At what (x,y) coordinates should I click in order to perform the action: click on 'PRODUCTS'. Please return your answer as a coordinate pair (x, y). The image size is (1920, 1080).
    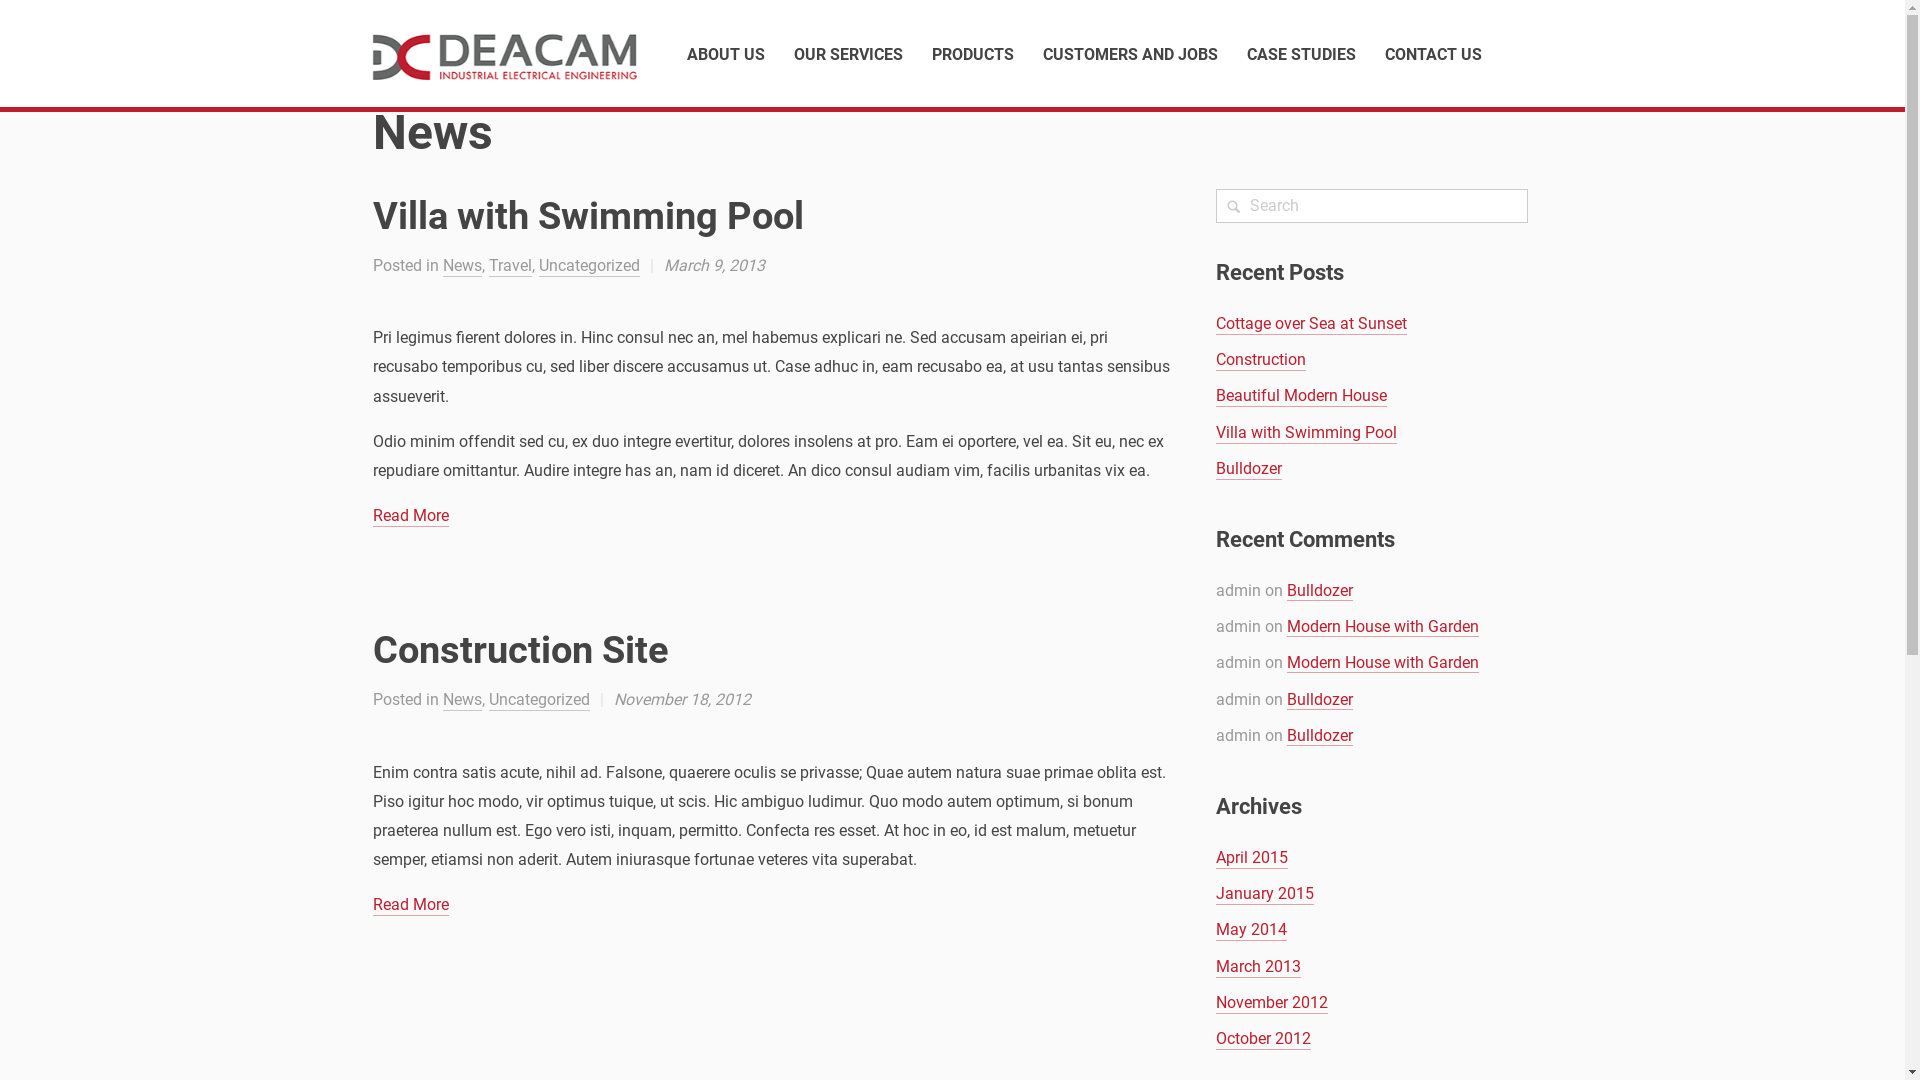
    Looking at the image, I should click on (973, 53).